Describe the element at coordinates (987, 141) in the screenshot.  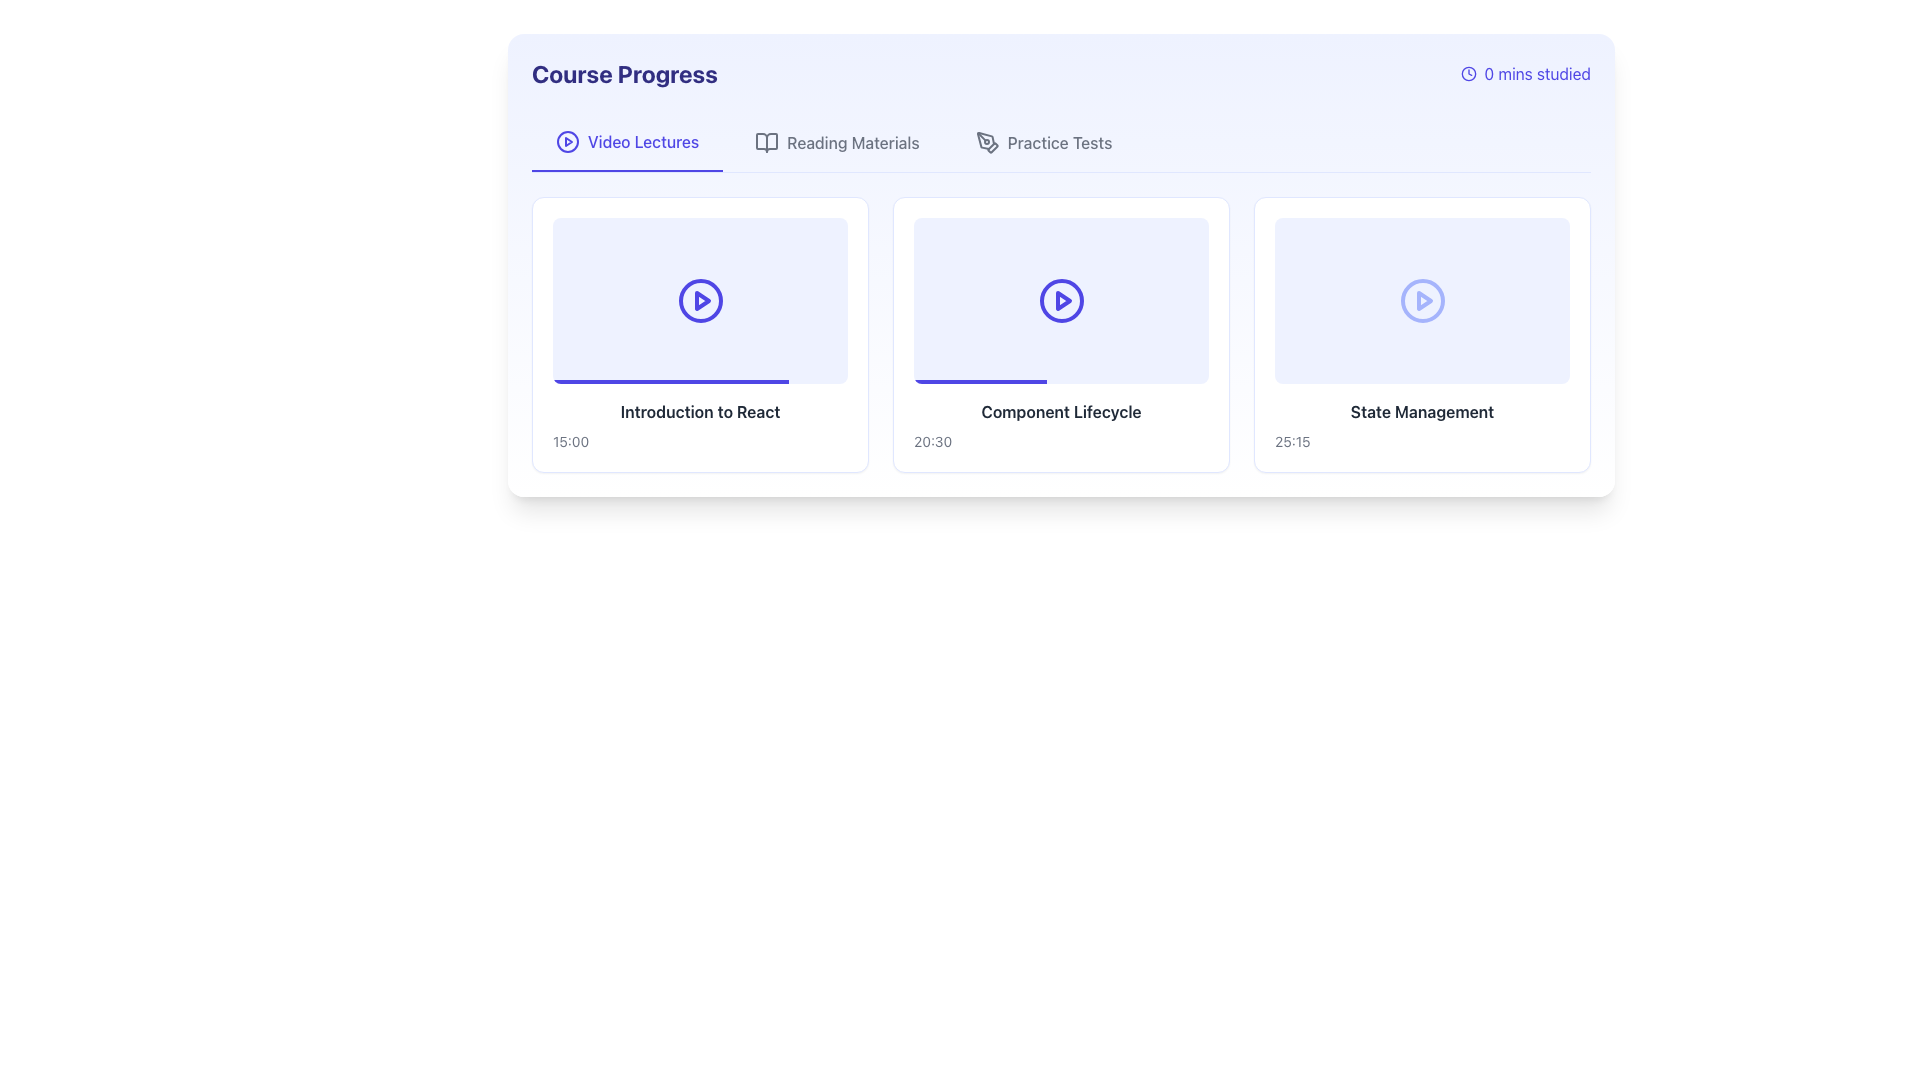
I see `the pen tool icon located in the top navigation bar next to the 'Practice Tests' text` at that location.